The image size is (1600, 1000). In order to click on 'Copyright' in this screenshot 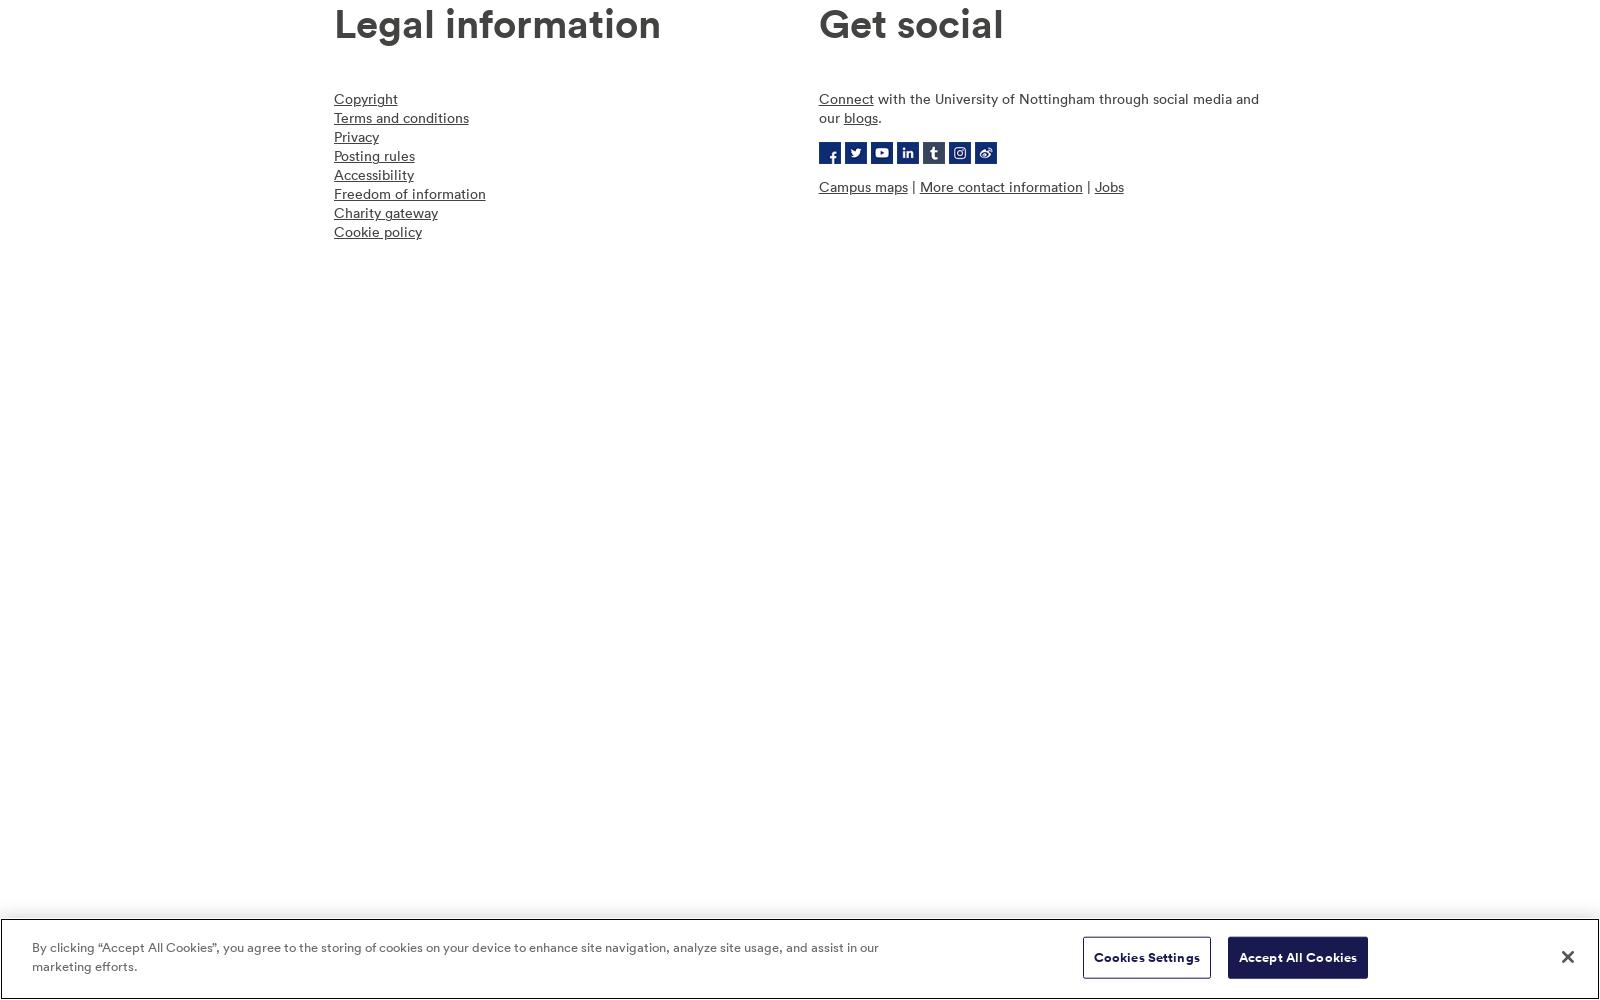, I will do `click(364, 97)`.